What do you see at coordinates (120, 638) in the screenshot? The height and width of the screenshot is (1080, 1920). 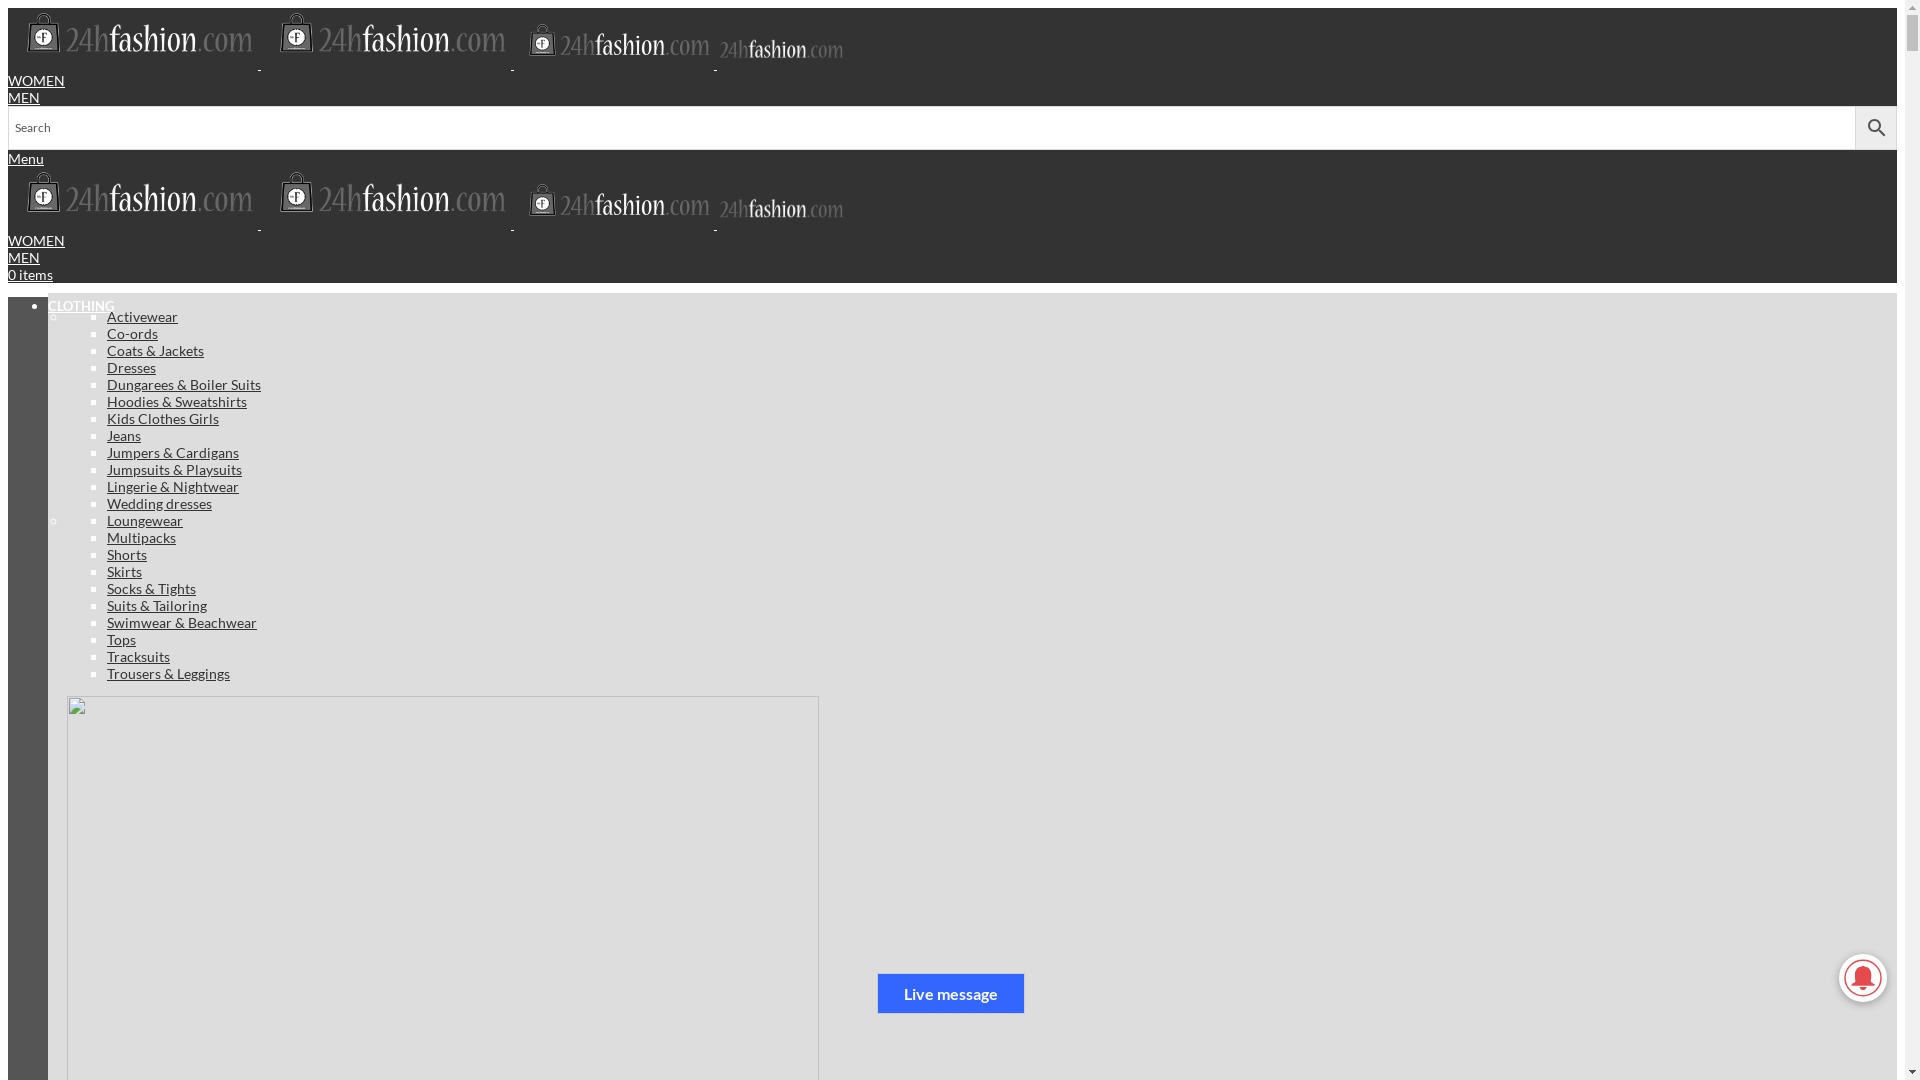 I see `'Tops'` at bounding box center [120, 638].